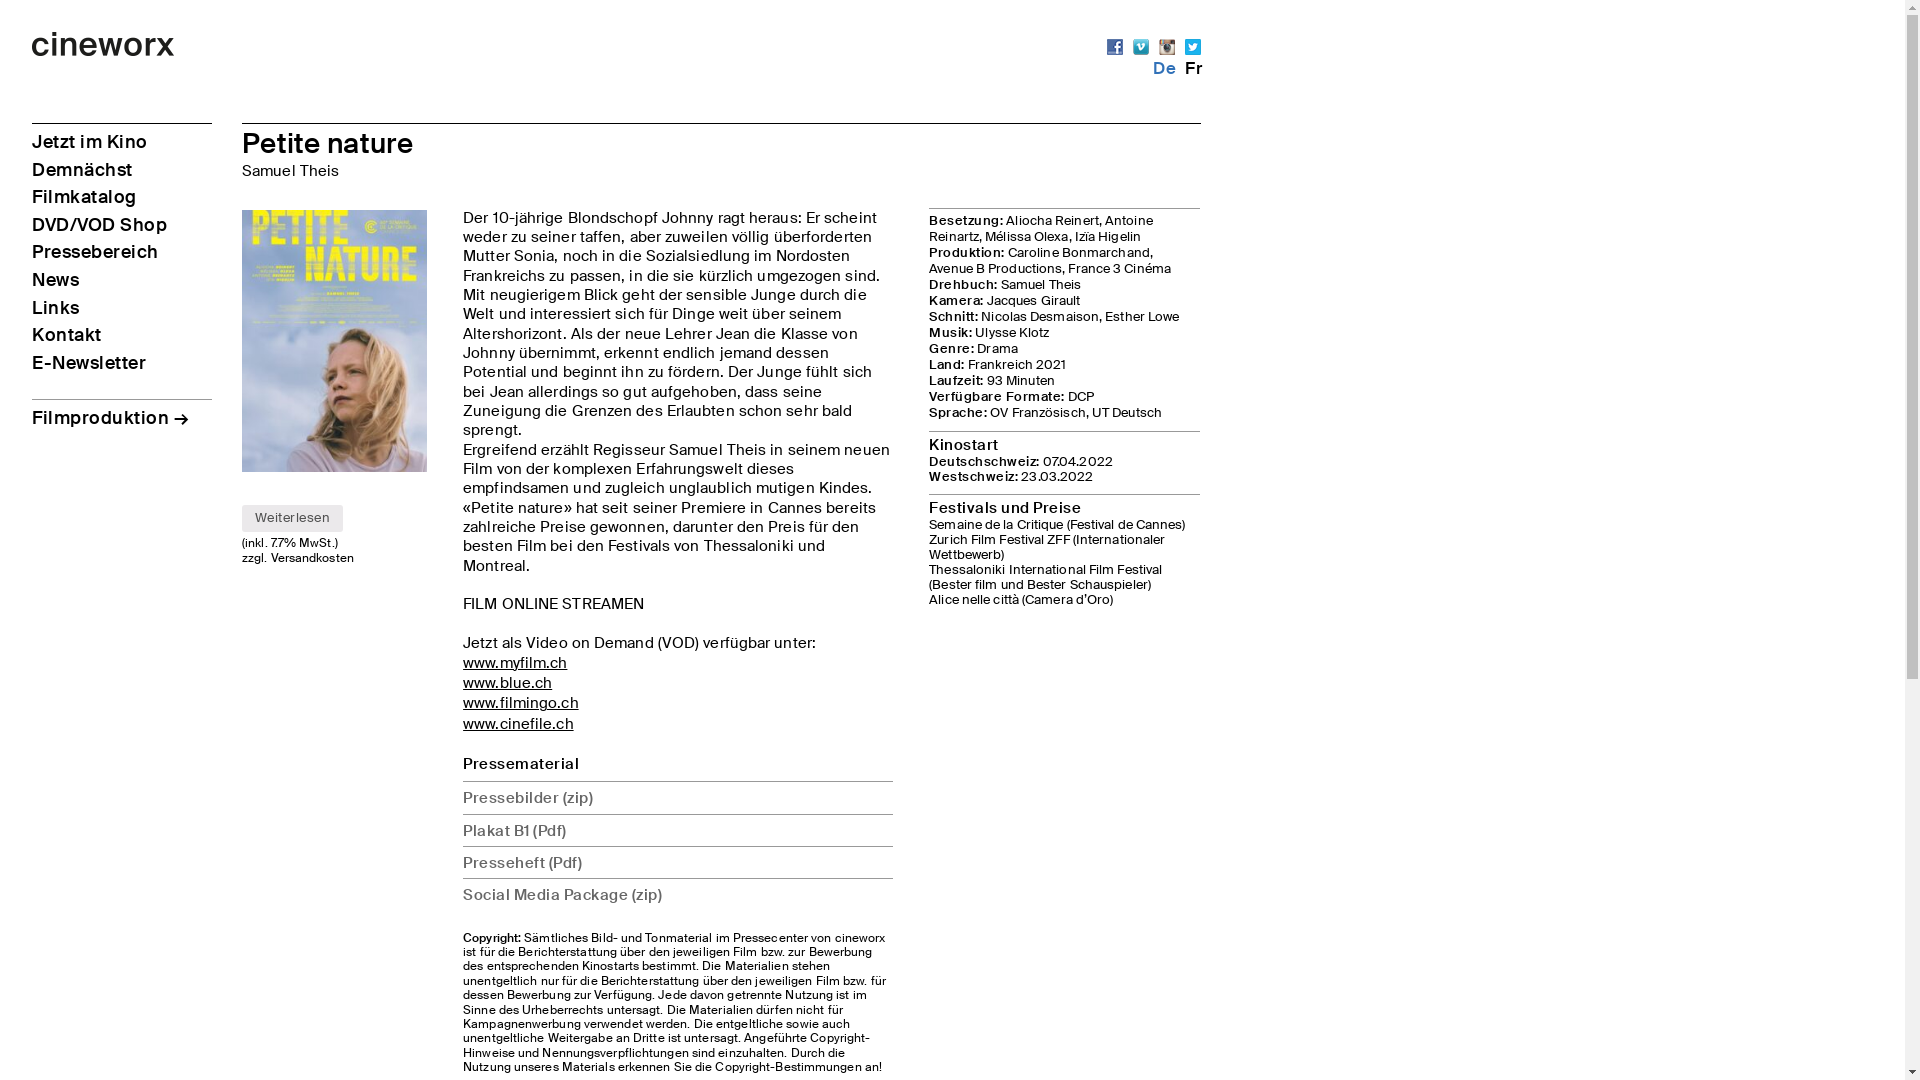 The image size is (1920, 1080). What do you see at coordinates (1141, 45) in the screenshot?
I see `' Vimeo'` at bounding box center [1141, 45].